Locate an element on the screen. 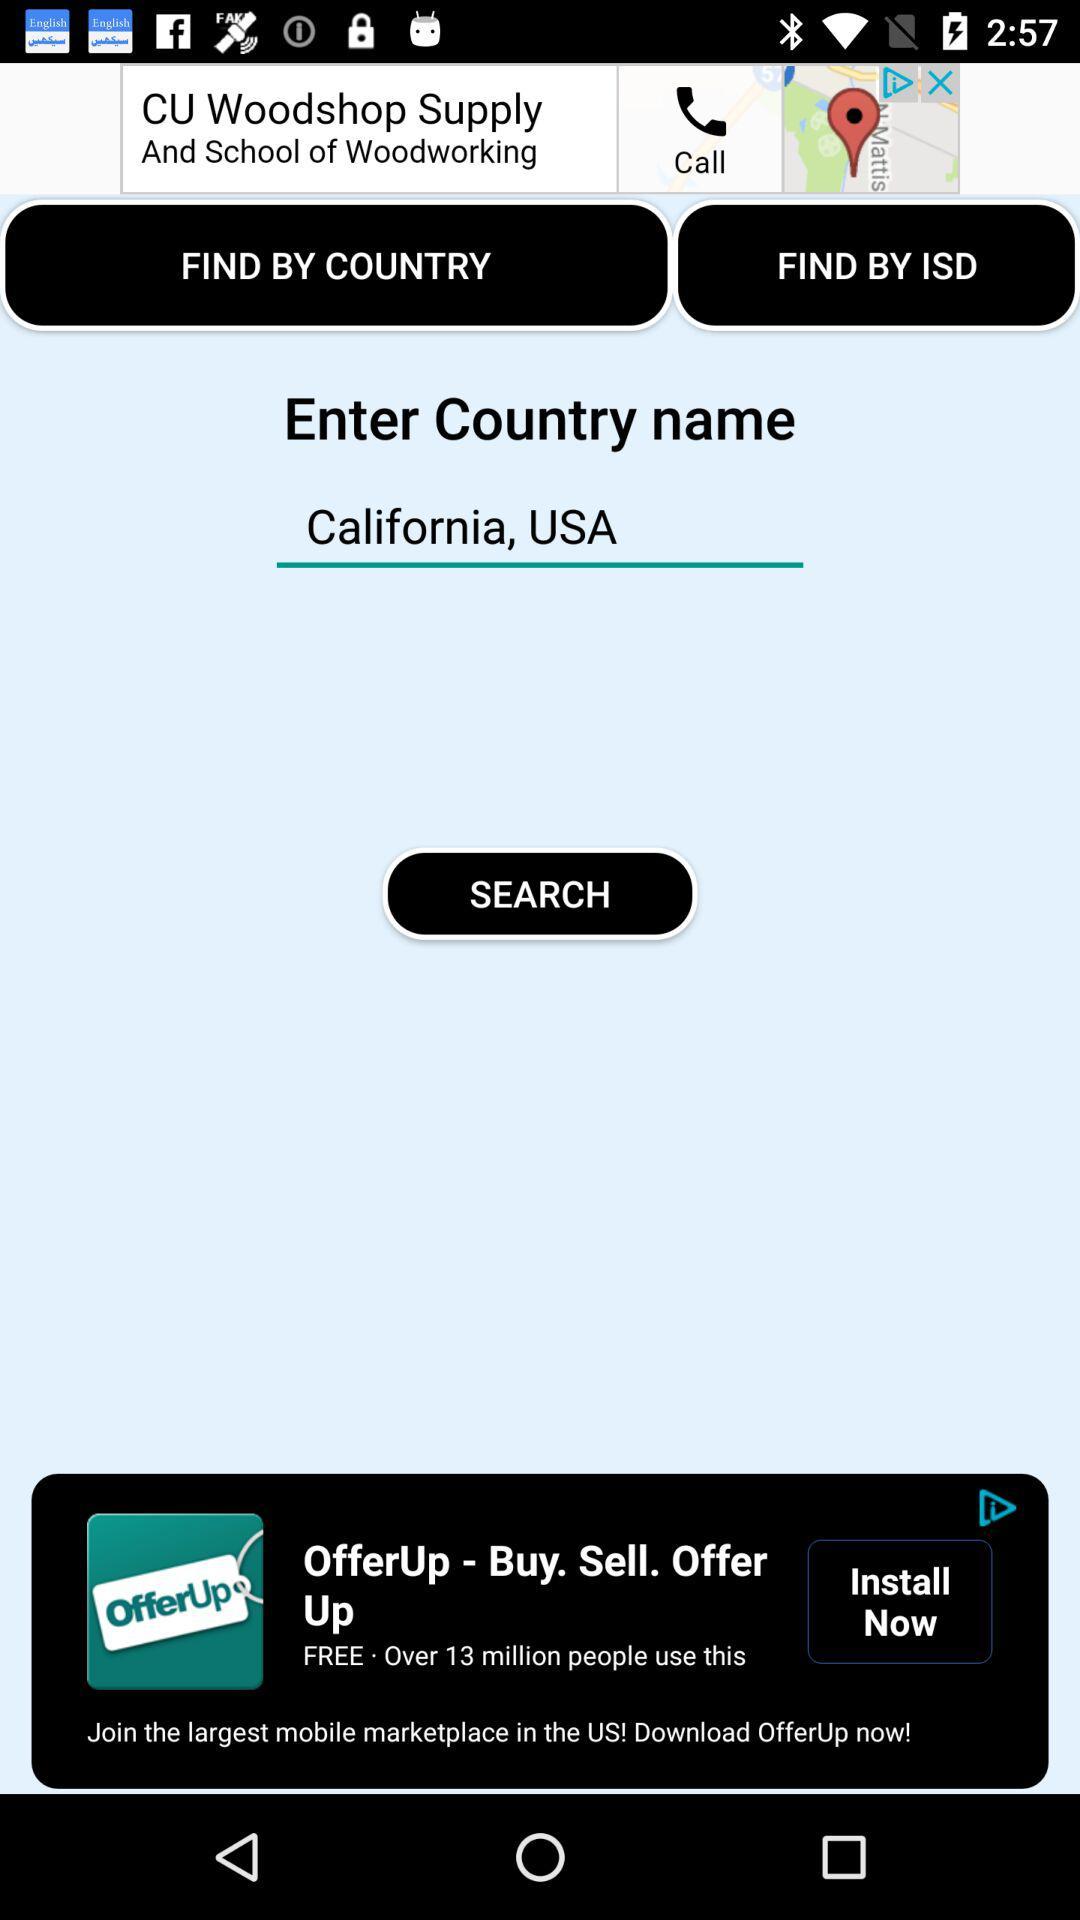 The height and width of the screenshot is (1920, 1080). advertisement is located at coordinates (540, 127).